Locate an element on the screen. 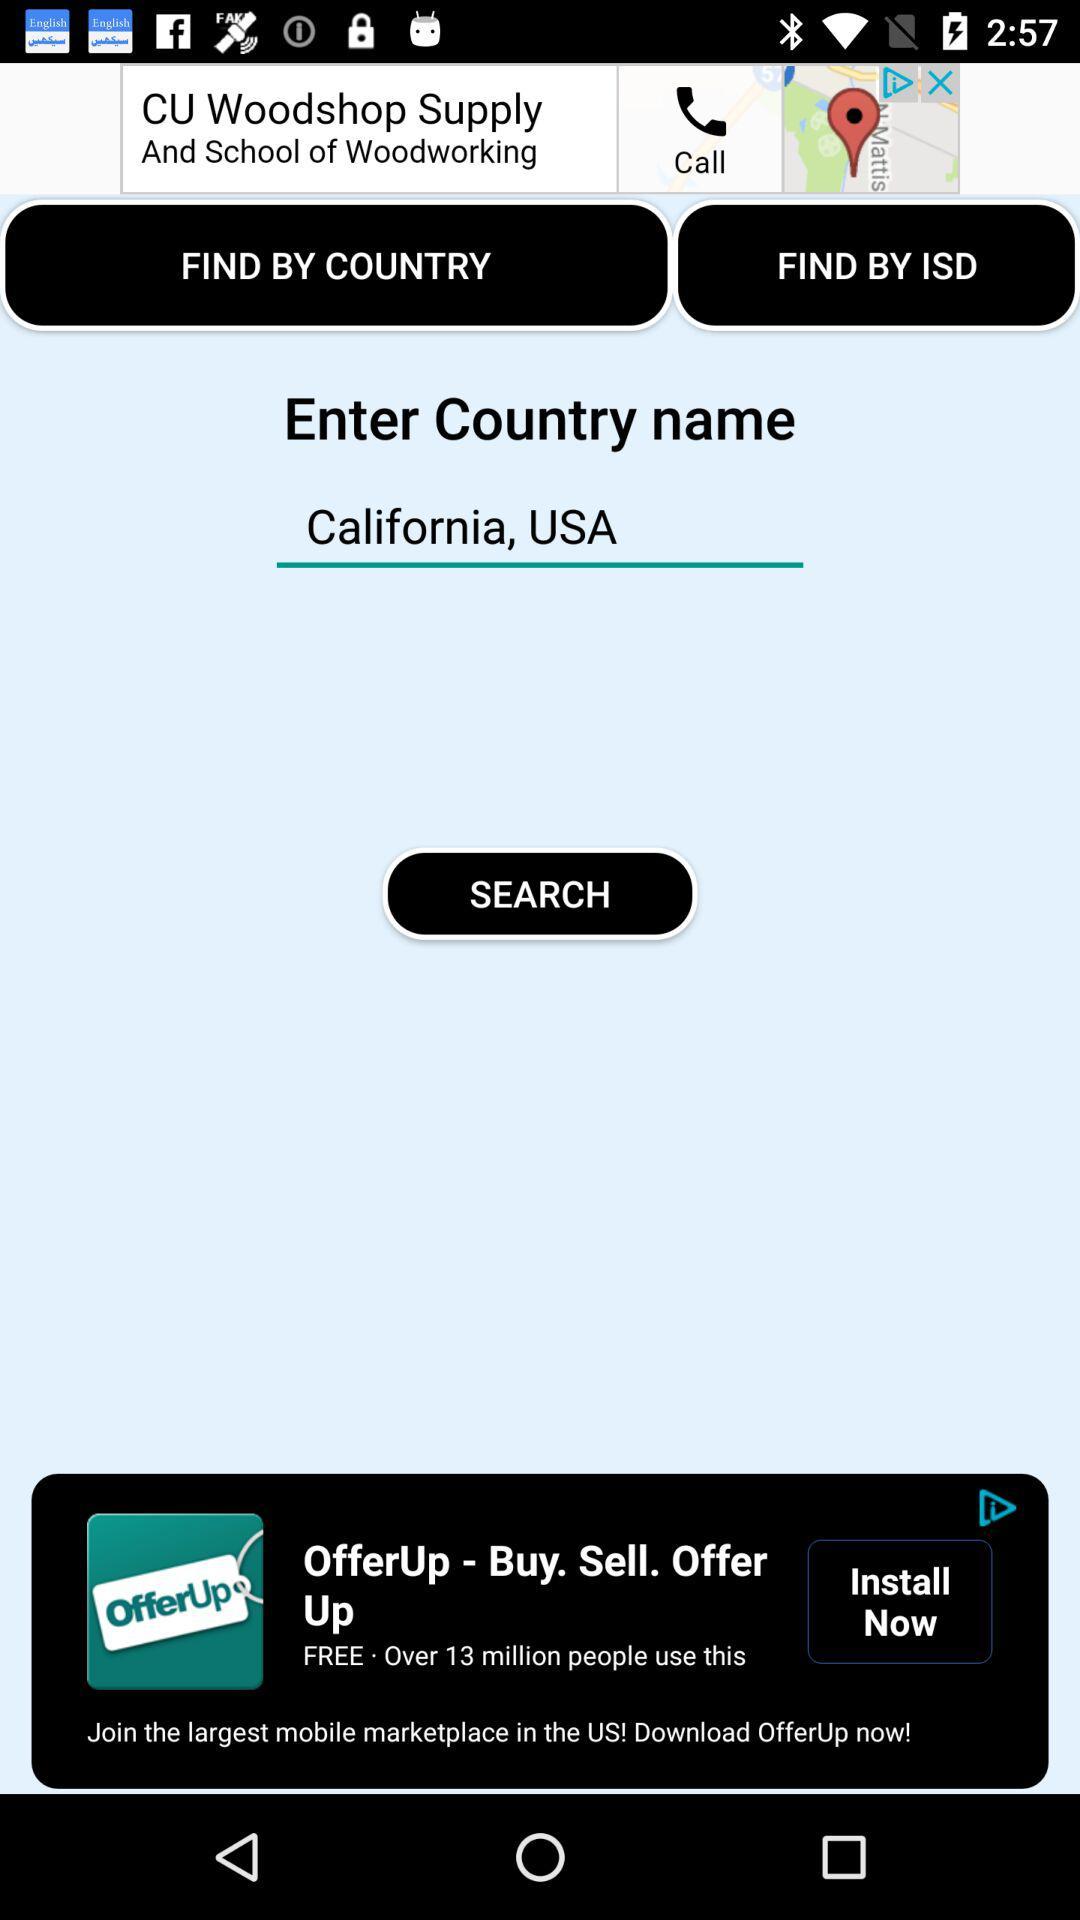 The height and width of the screenshot is (1920, 1080). advertisement is located at coordinates (540, 127).